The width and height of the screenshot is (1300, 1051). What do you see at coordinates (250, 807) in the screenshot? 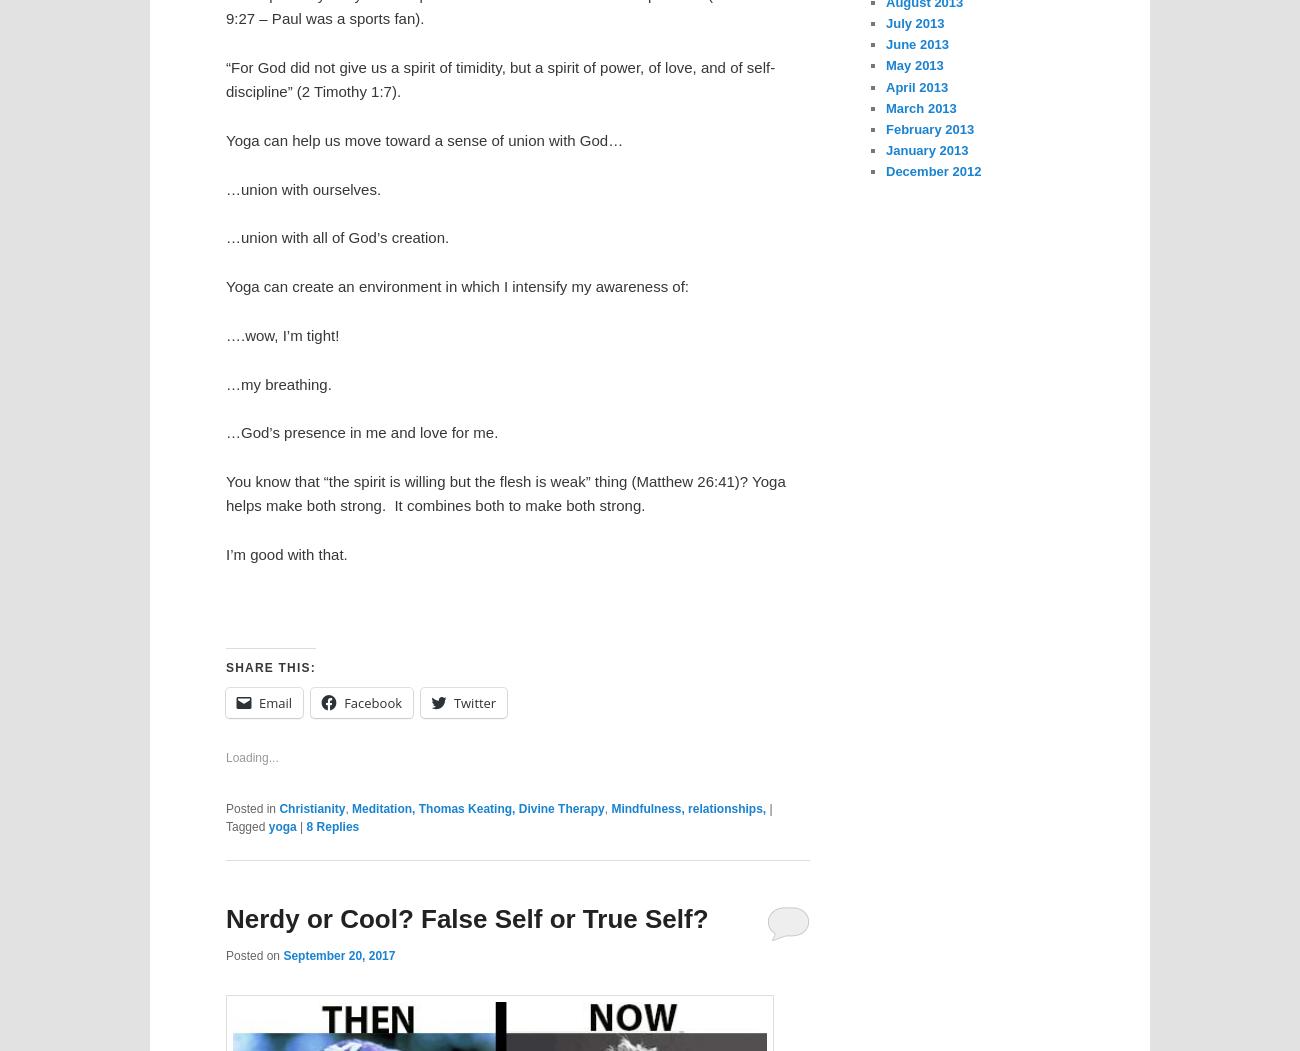
I see `'Posted in'` at bounding box center [250, 807].